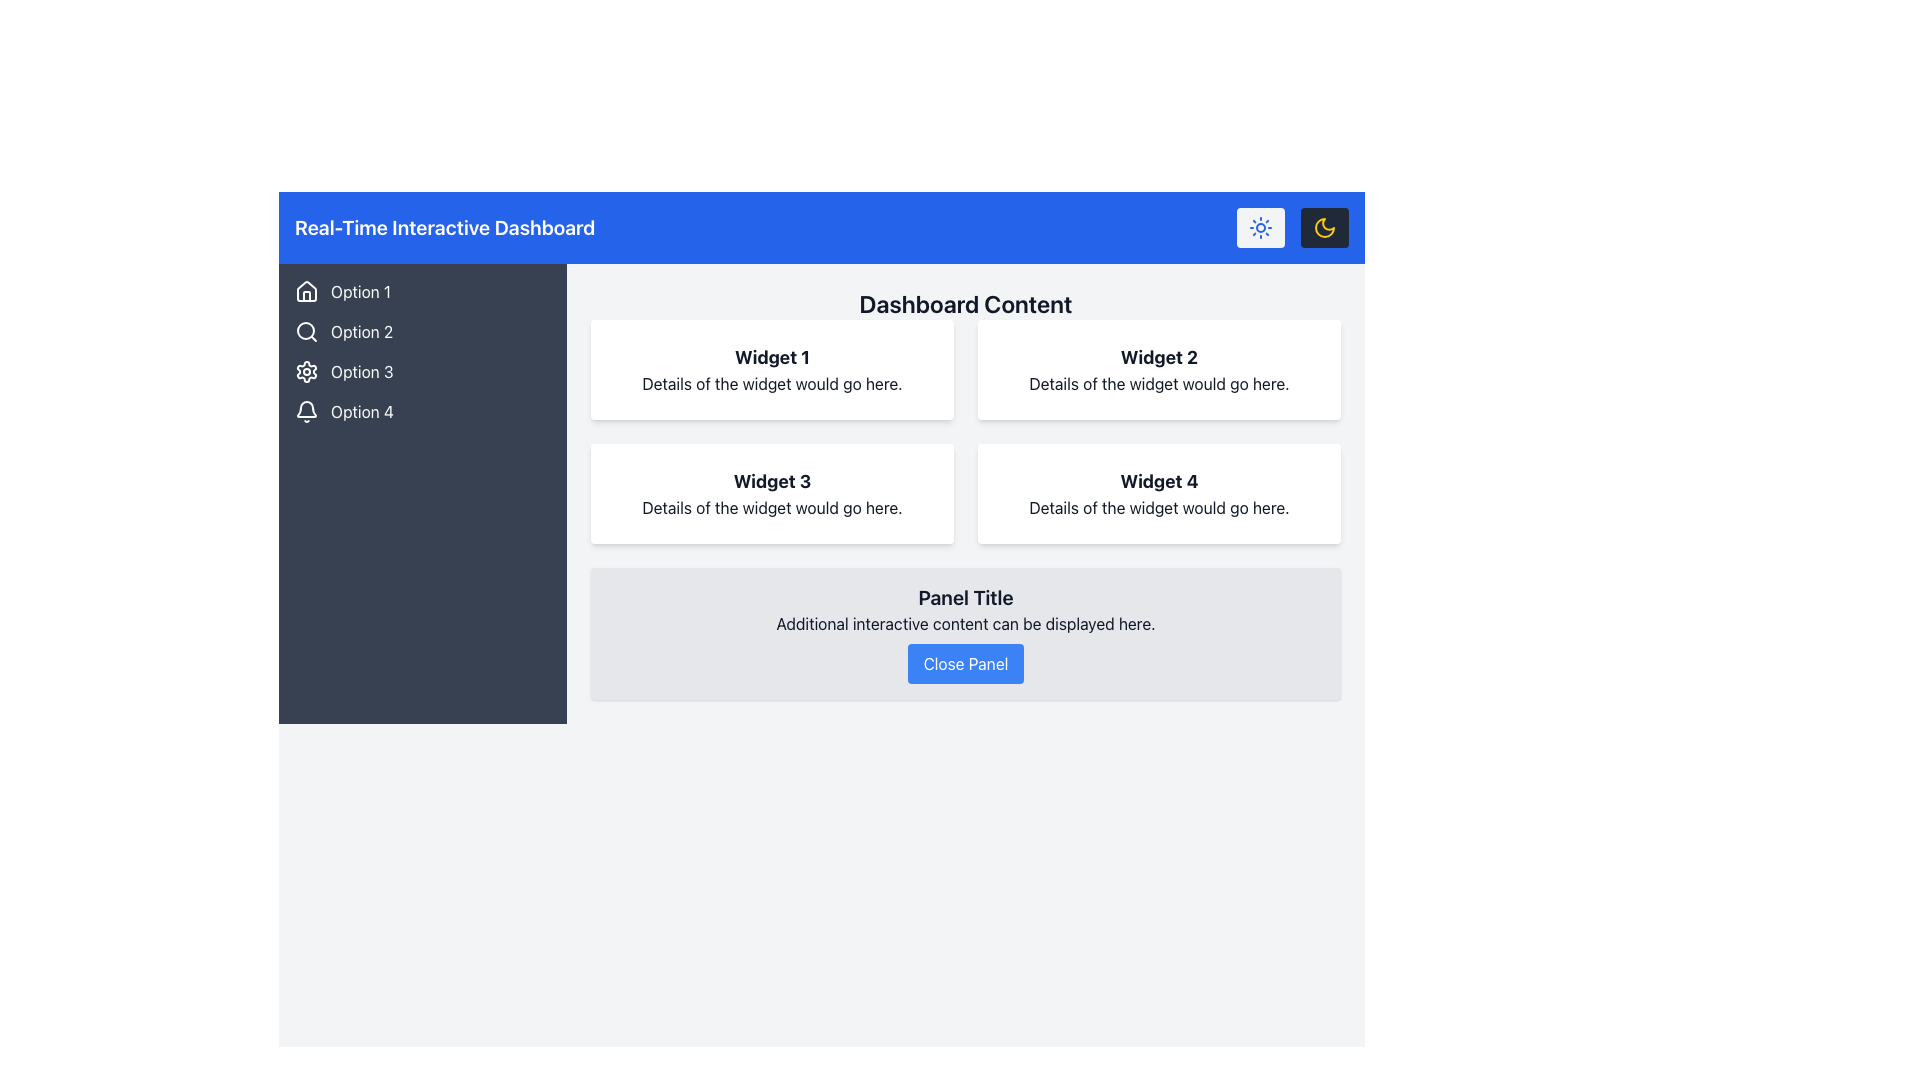 This screenshot has height=1080, width=1920. Describe the element at coordinates (306, 408) in the screenshot. I see `the notification icon located in the left-hand sidebar of the dashboard, which is the fourth icon in the vertical navigation menu` at that location.